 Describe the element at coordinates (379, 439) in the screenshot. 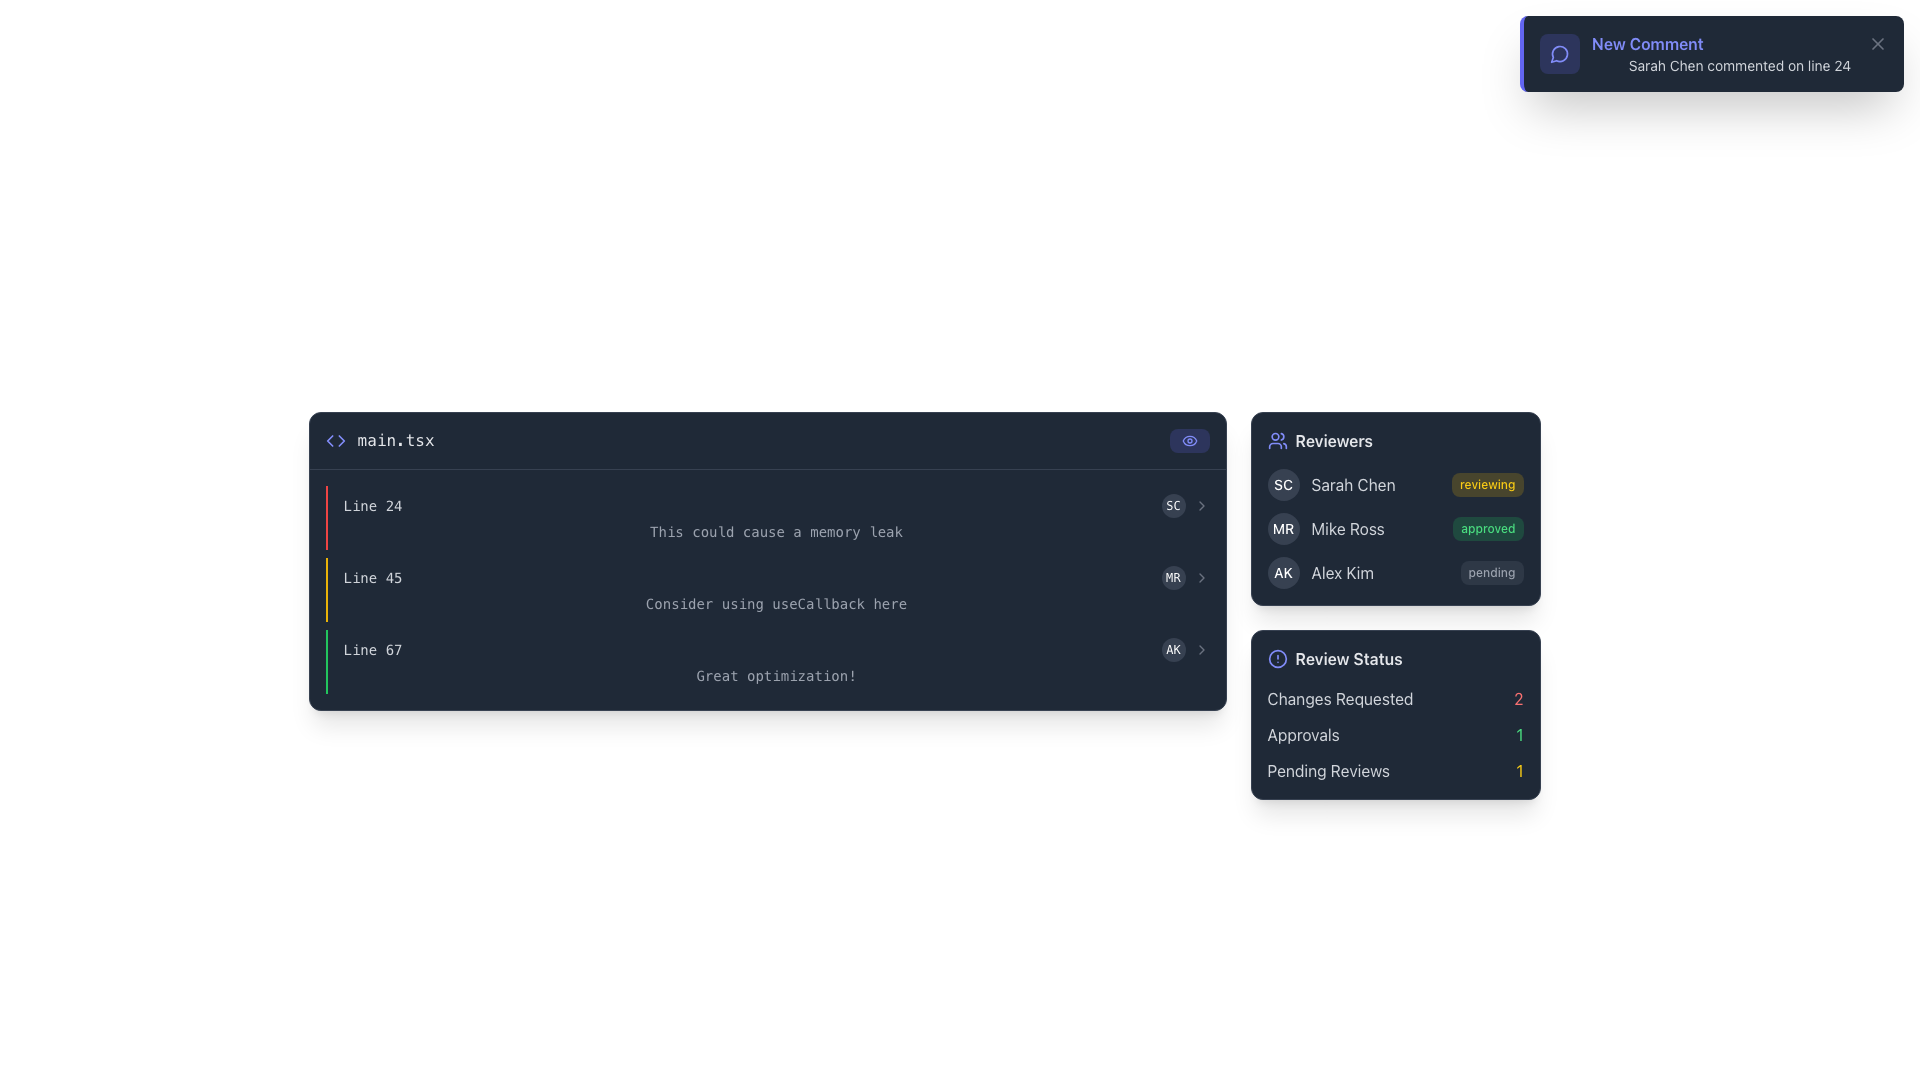

I see `label text displaying the name of the file currently being viewed or edited, located at the top of a bordered section with a dark background and adjacent to a code icon` at that location.